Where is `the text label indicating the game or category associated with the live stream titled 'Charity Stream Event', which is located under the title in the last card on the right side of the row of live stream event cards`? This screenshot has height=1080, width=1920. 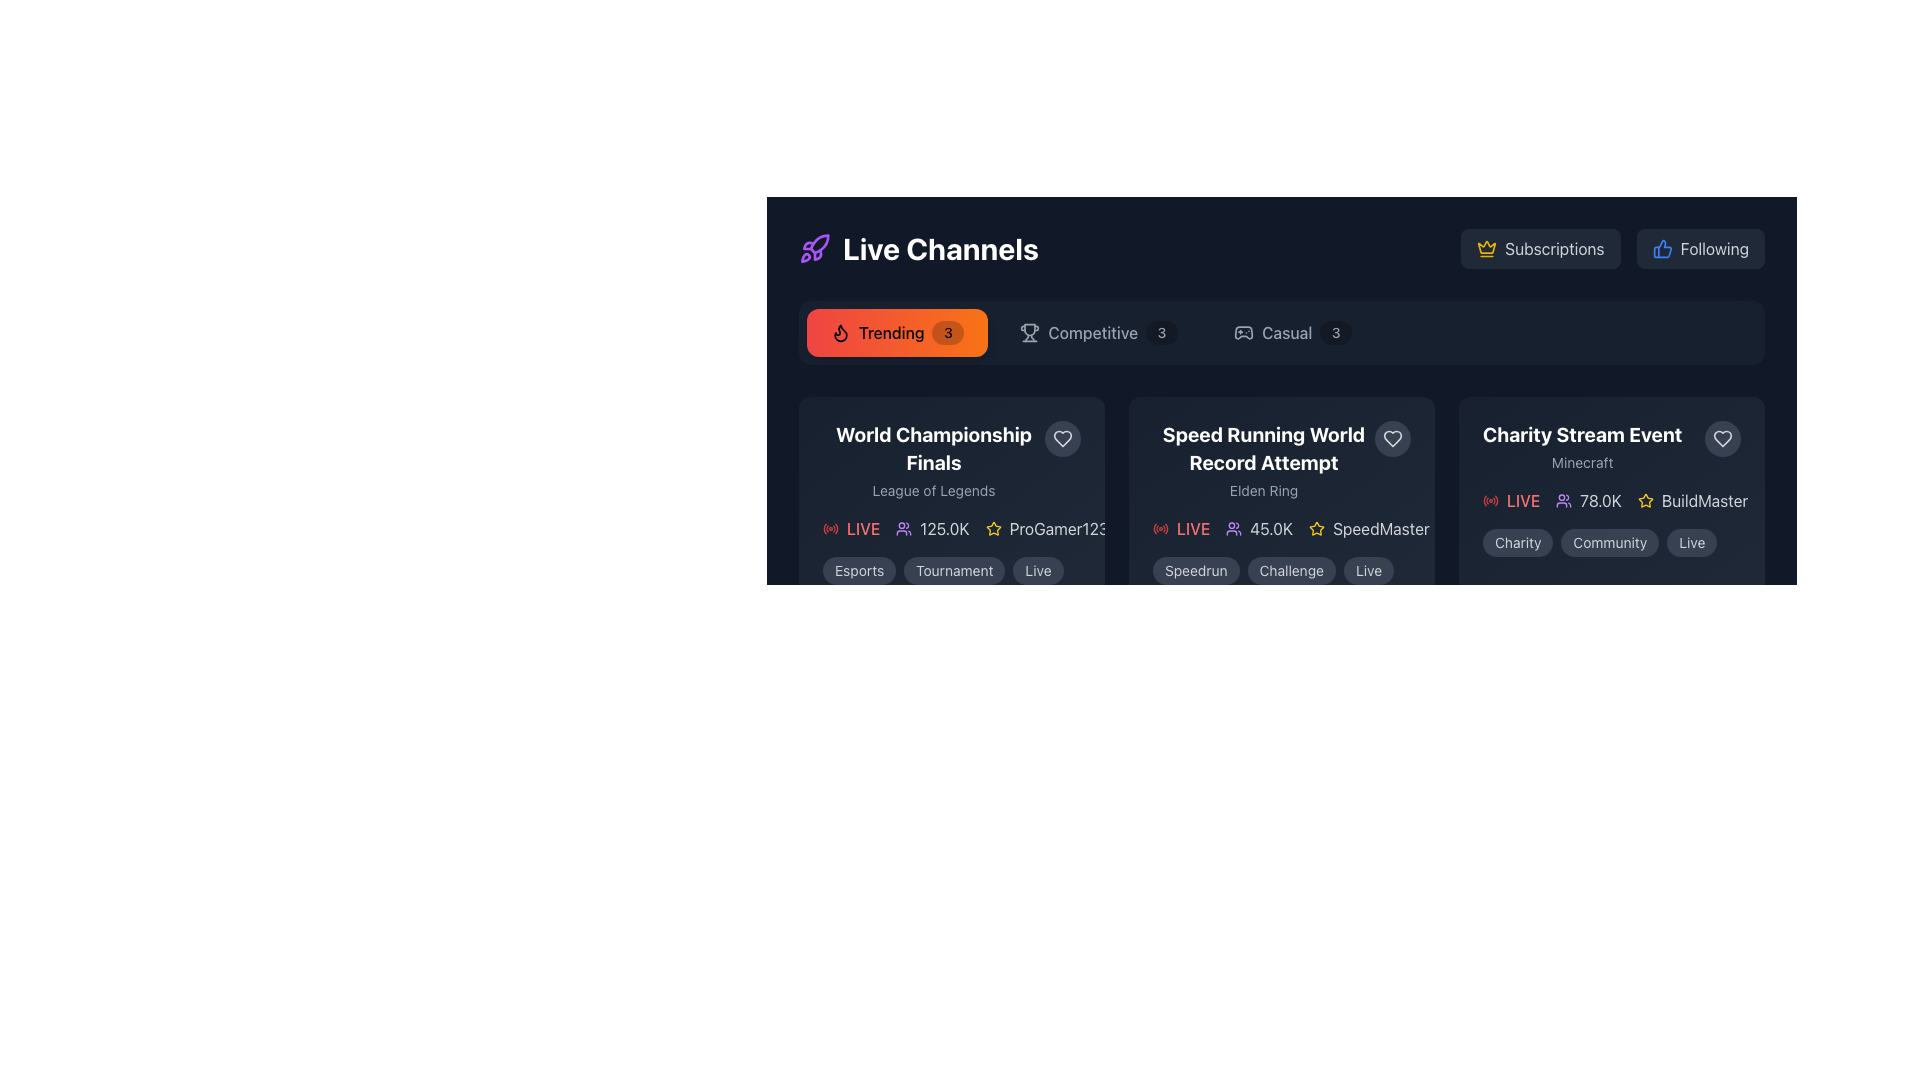 the text label indicating the game or category associated with the live stream titled 'Charity Stream Event', which is located under the title in the last card on the right side of the row of live stream event cards is located at coordinates (1581, 462).